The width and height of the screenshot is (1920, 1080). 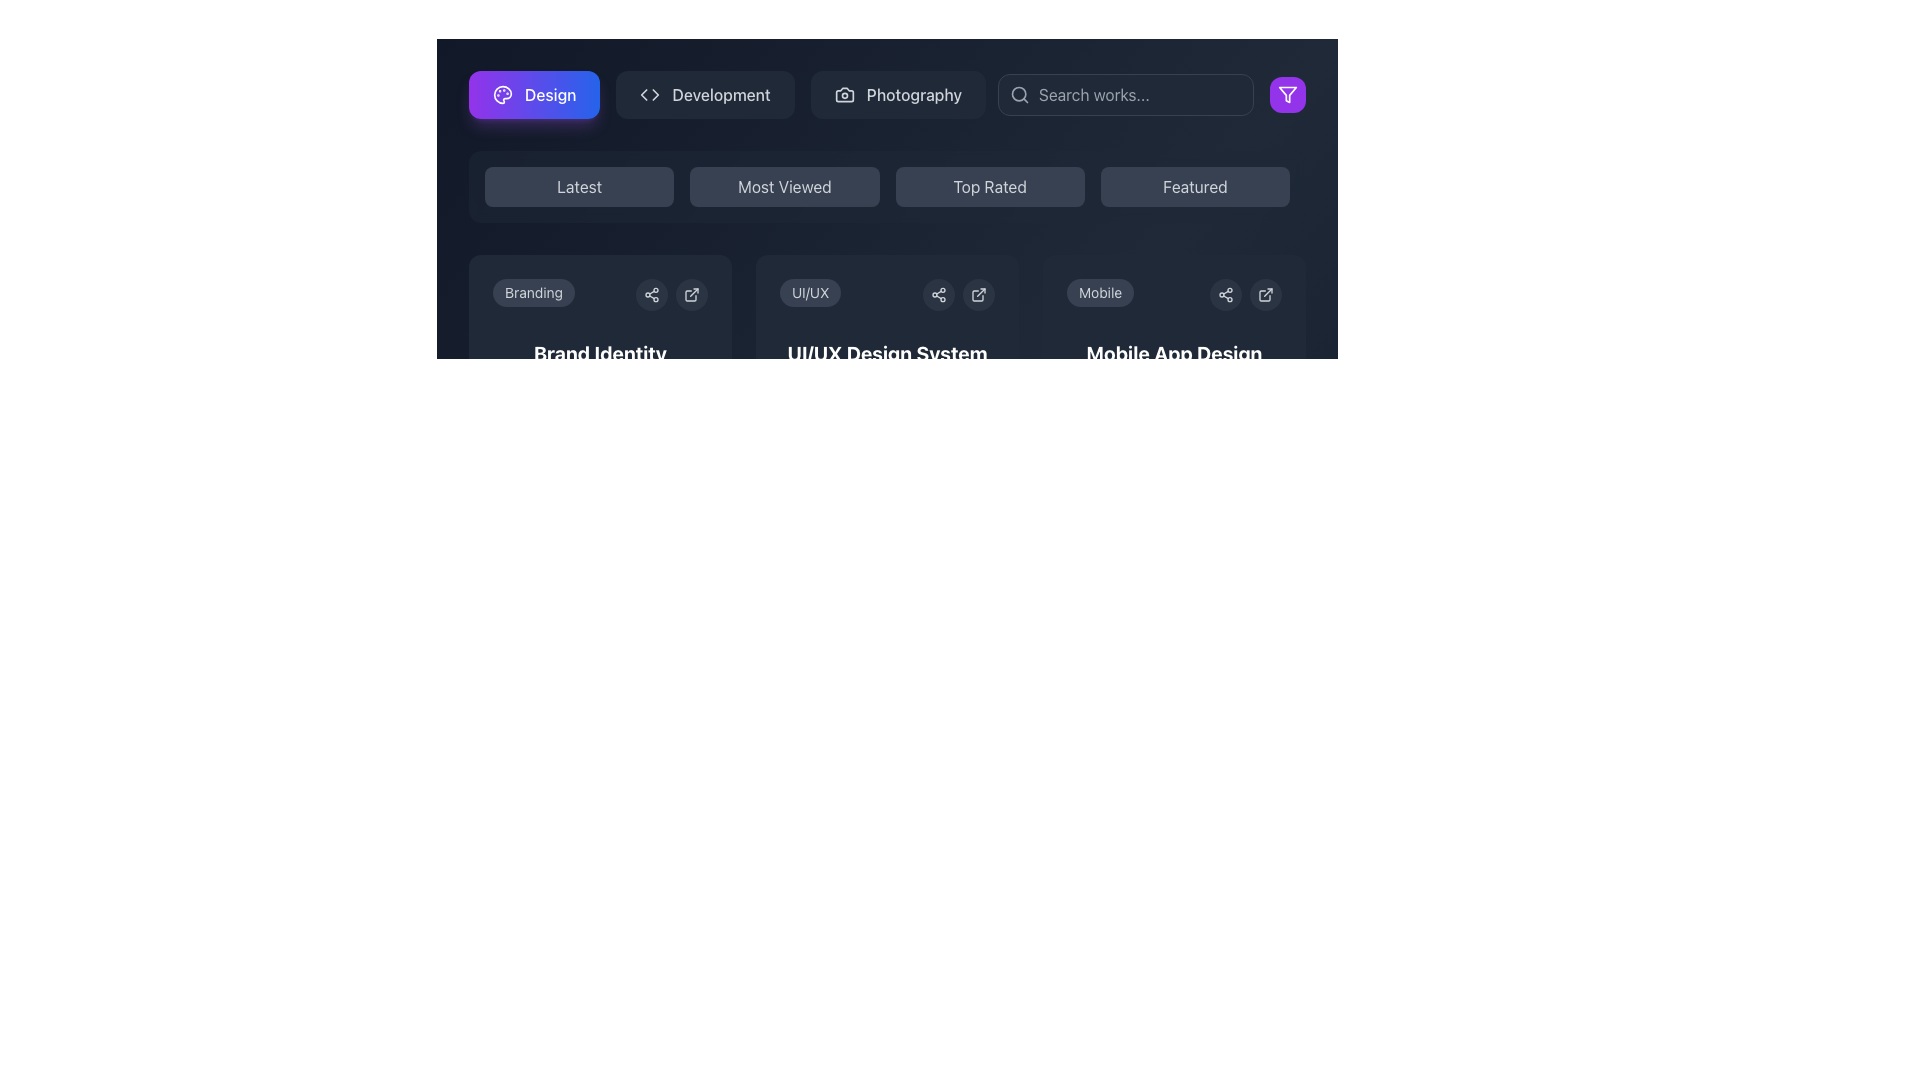 What do you see at coordinates (1174, 396) in the screenshot?
I see `the icons of the Informational Statistic Display located under the title 'Mobile App Design'` at bounding box center [1174, 396].